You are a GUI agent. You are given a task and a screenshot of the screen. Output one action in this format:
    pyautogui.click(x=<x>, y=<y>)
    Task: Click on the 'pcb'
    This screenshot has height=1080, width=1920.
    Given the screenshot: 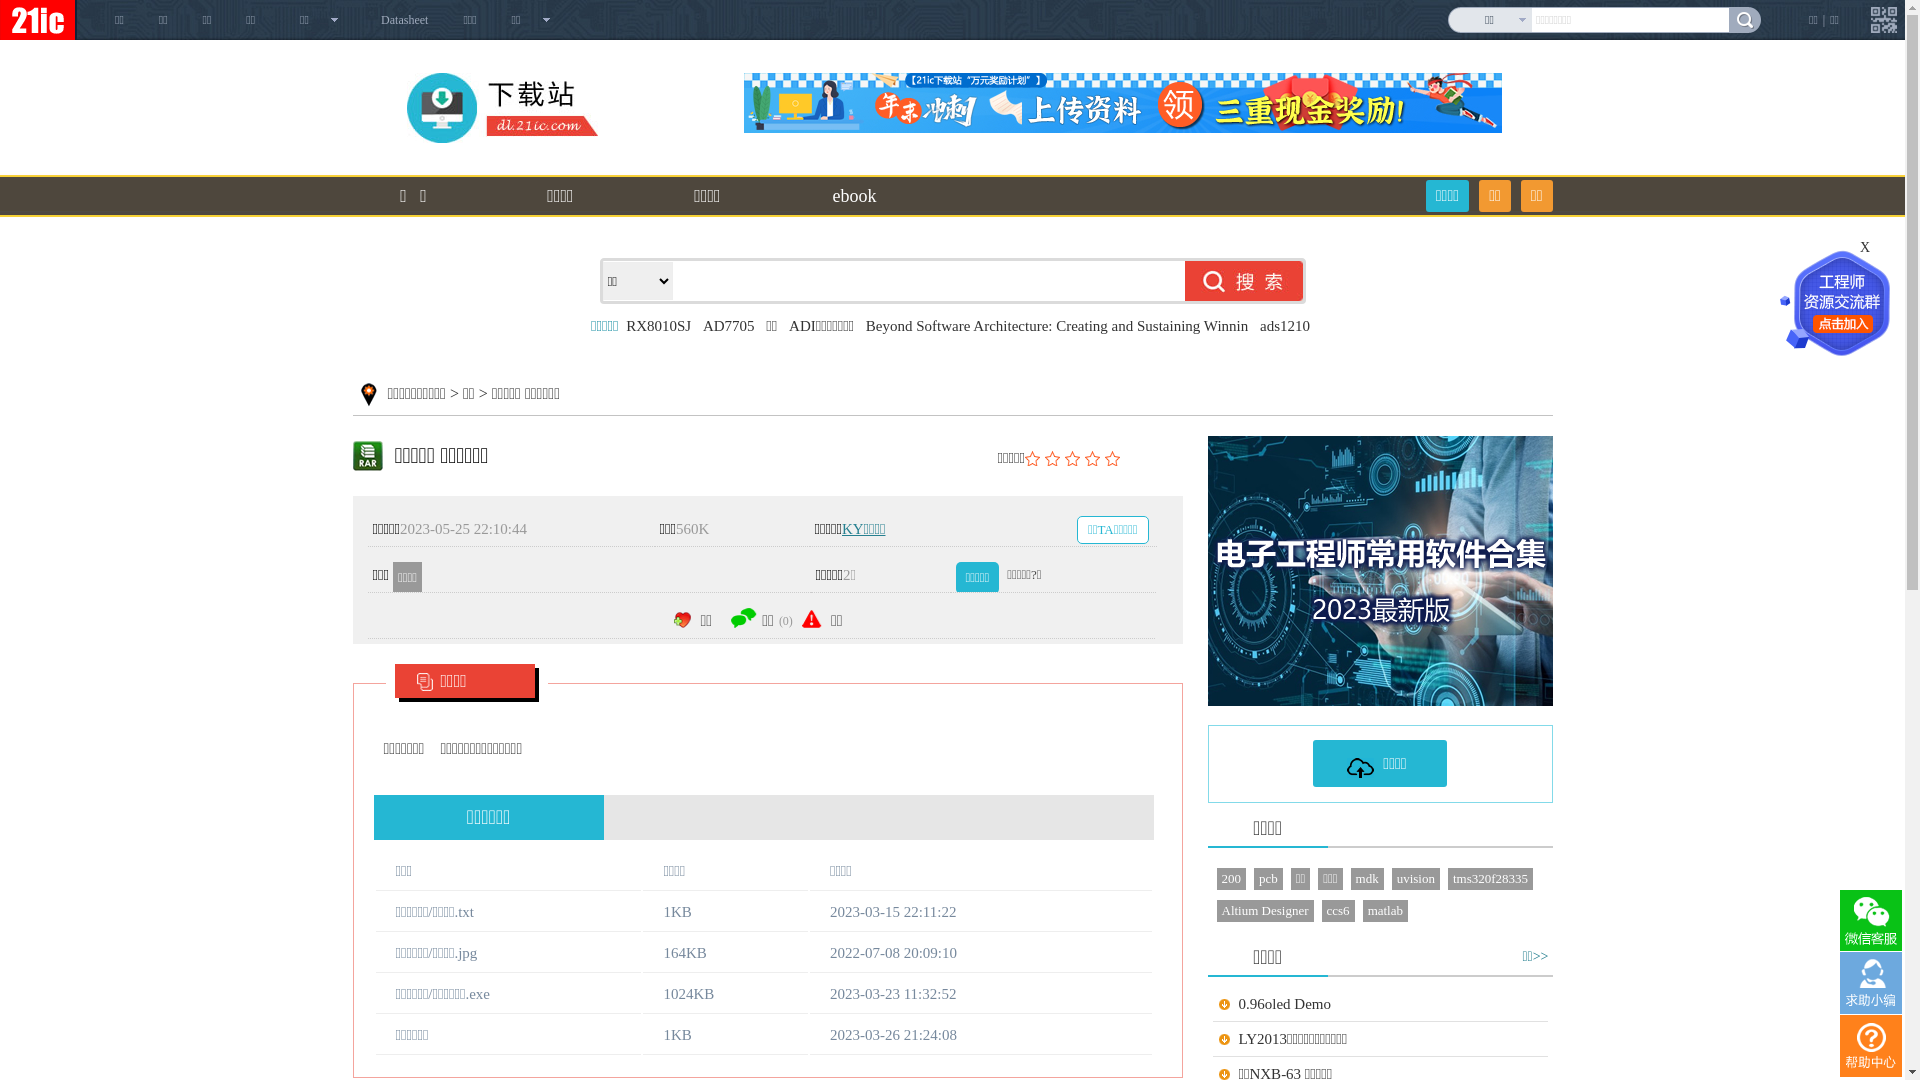 What is the action you would take?
    pyautogui.click(x=1267, y=878)
    